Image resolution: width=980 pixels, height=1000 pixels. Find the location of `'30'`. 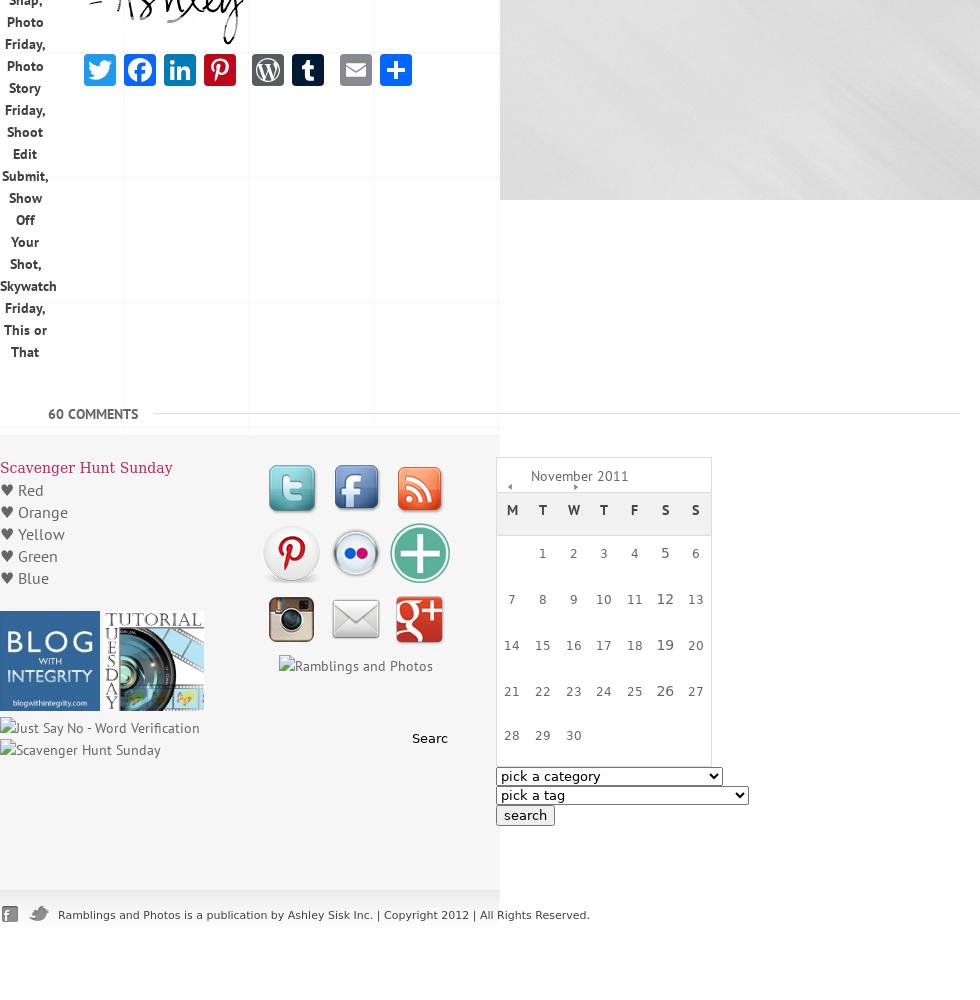

'30' is located at coordinates (573, 735).